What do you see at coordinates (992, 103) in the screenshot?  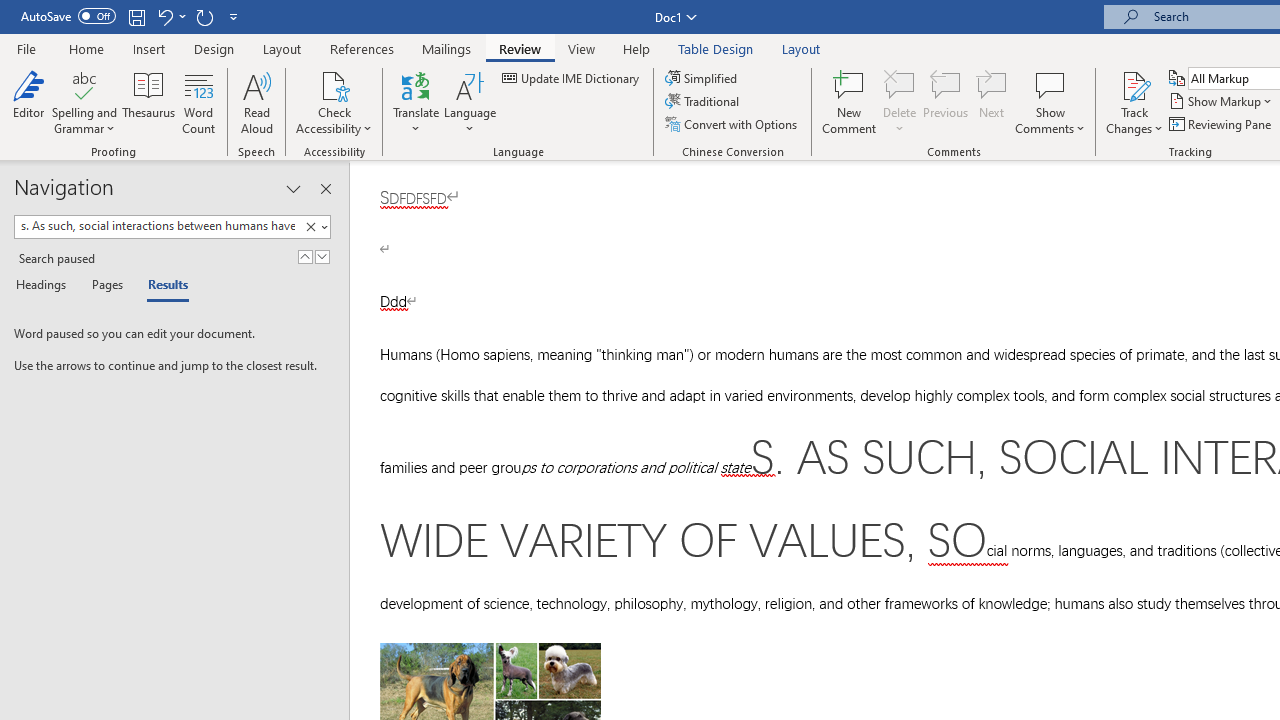 I see `'Next'` at bounding box center [992, 103].